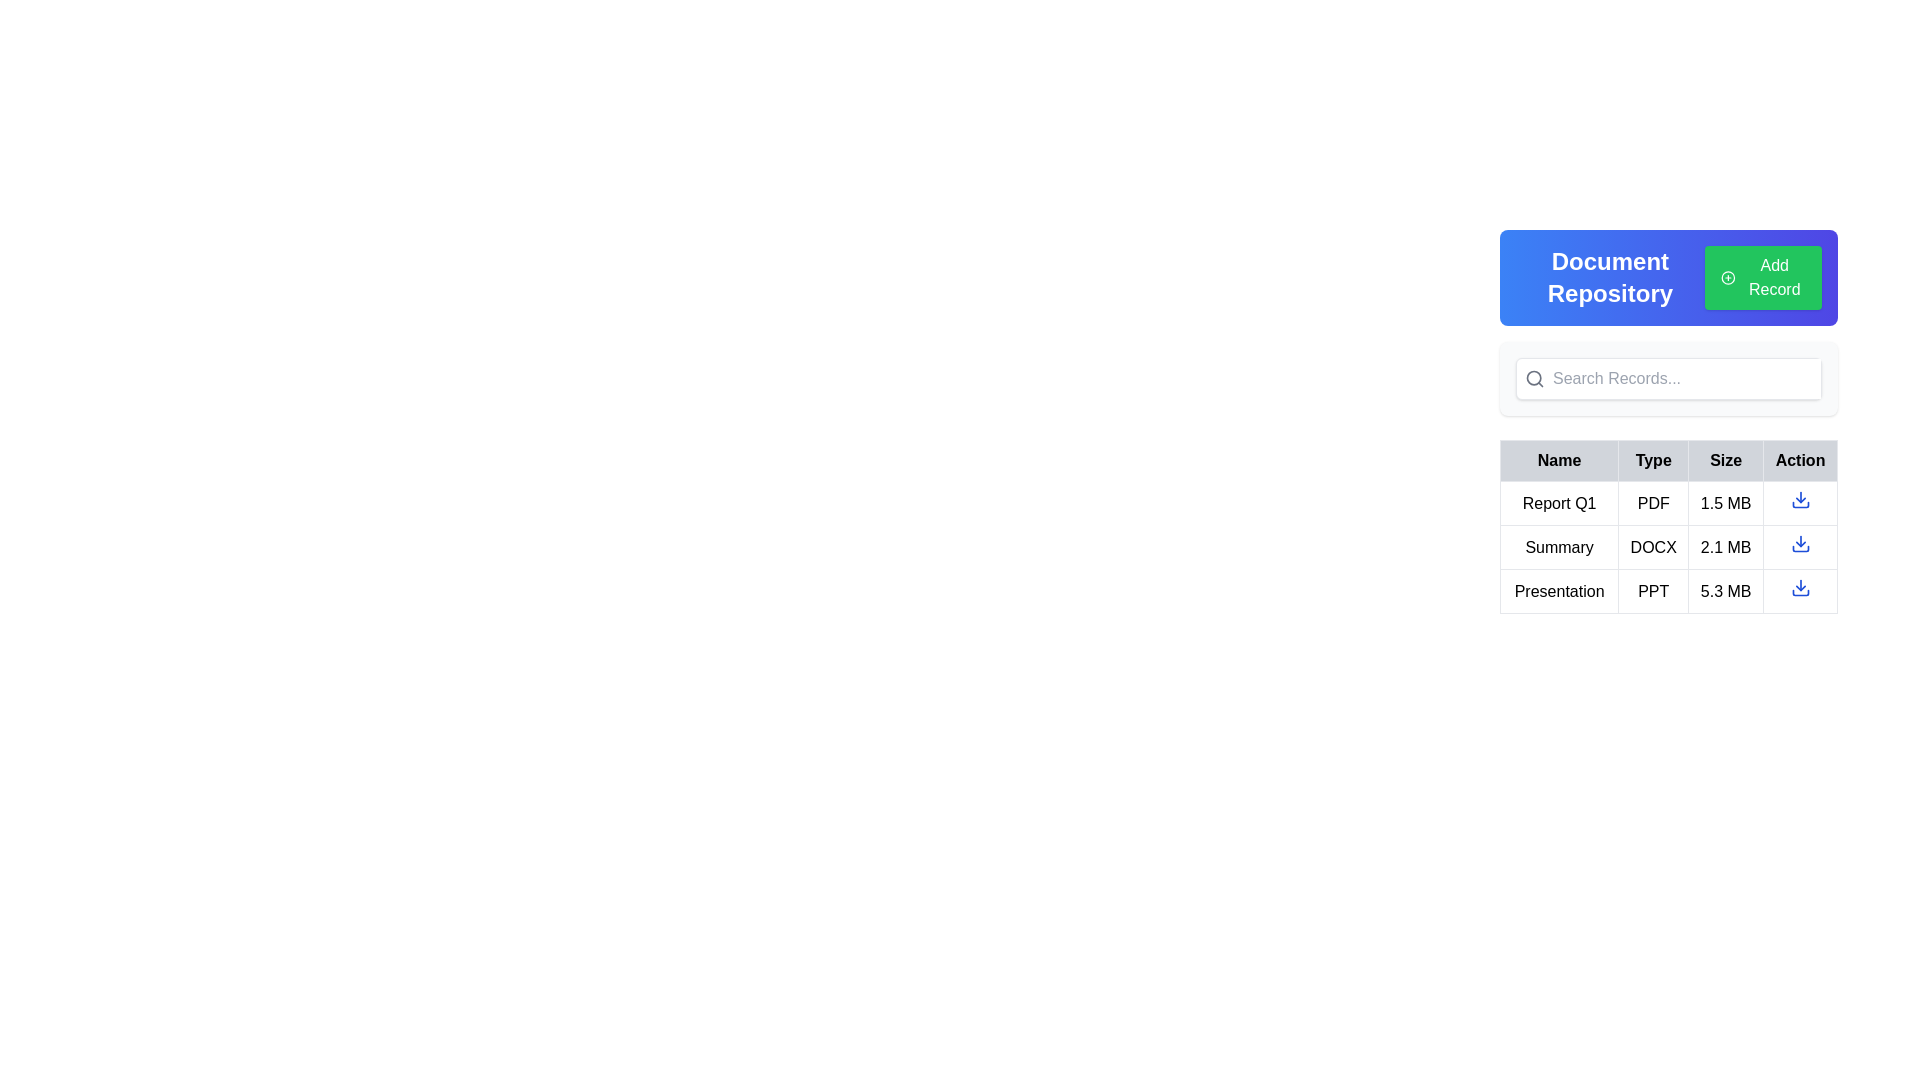  Describe the element at coordinates (1725, 461) in the screenshot. I see `the 'Size' header text label, the third header in the table` at that location.